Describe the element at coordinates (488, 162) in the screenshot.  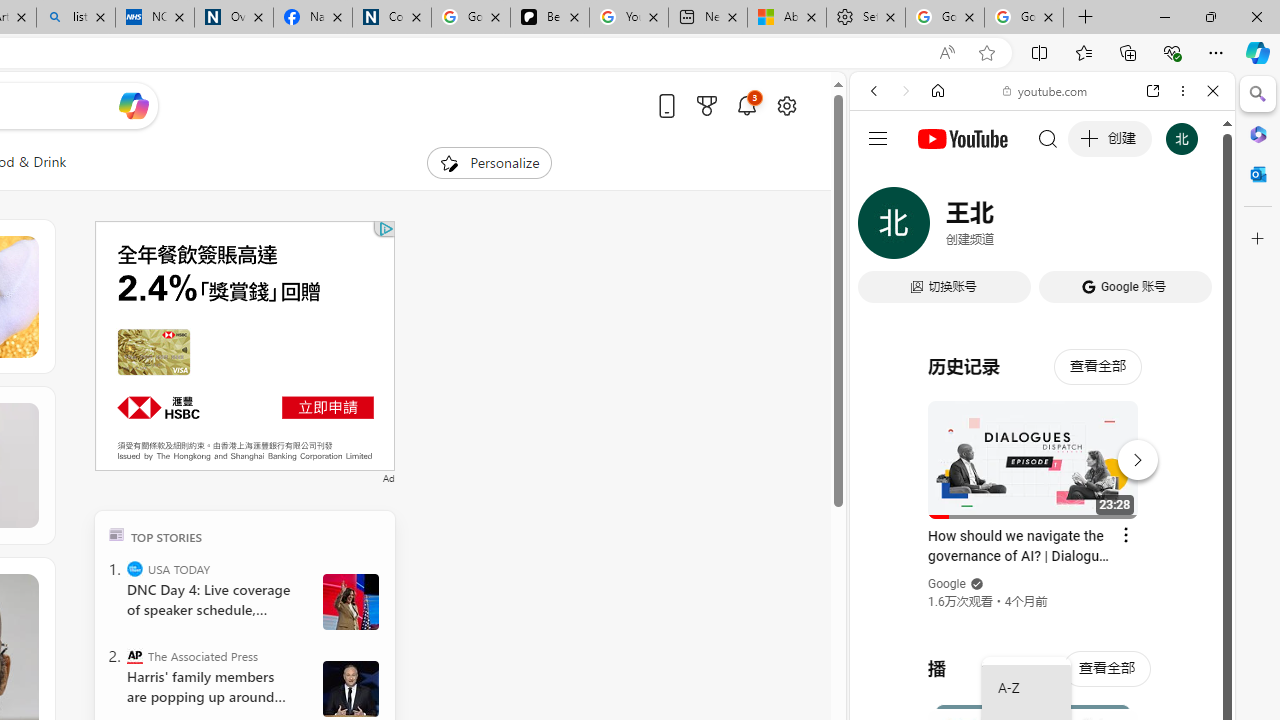
I see `'Personalize'` at that location.